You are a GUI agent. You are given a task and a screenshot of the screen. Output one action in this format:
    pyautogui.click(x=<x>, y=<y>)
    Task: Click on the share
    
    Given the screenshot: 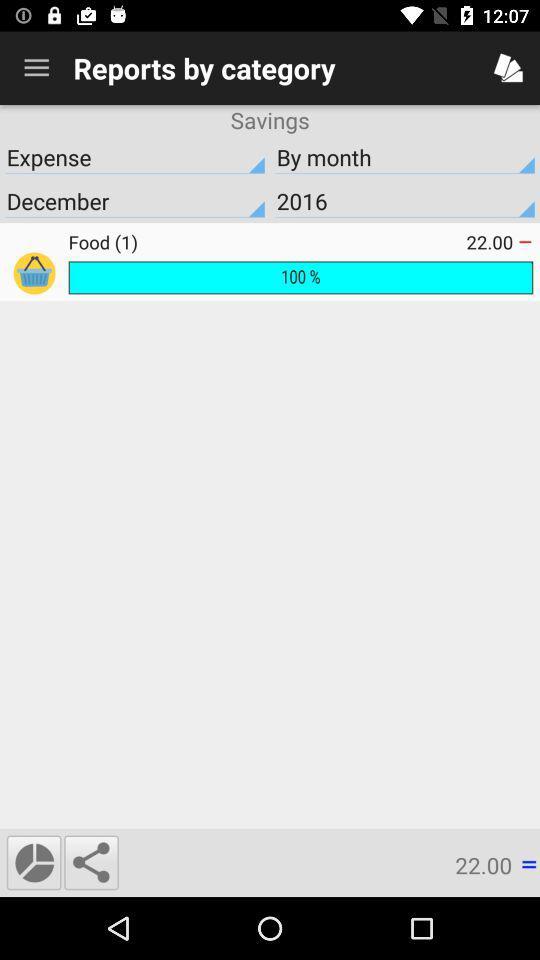 What is the action you would take?
    pyautogui.click(x=90, y=861)
    